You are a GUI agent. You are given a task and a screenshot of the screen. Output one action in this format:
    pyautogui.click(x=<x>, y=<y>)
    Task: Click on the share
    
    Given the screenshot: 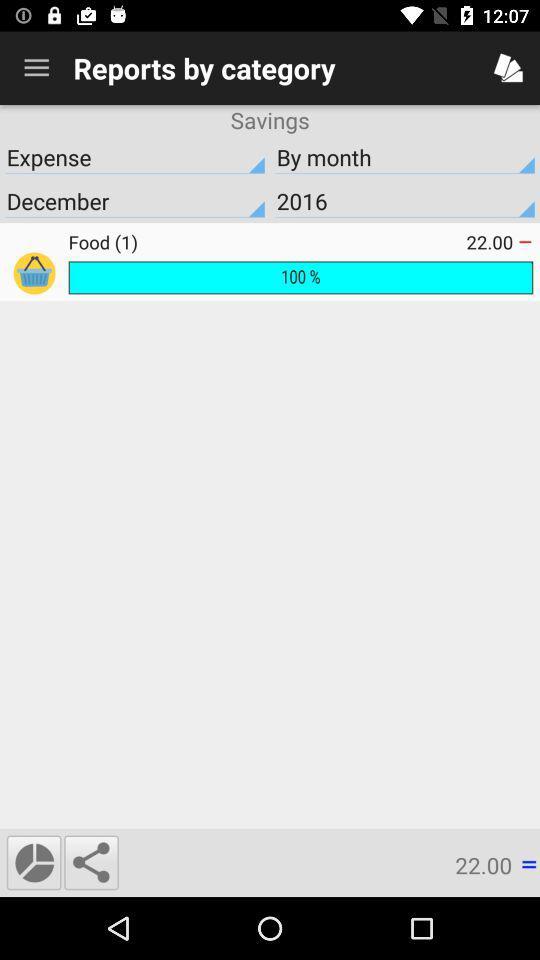 What is the action you would take?
    pyautogui.click(x=90, y=861)
    